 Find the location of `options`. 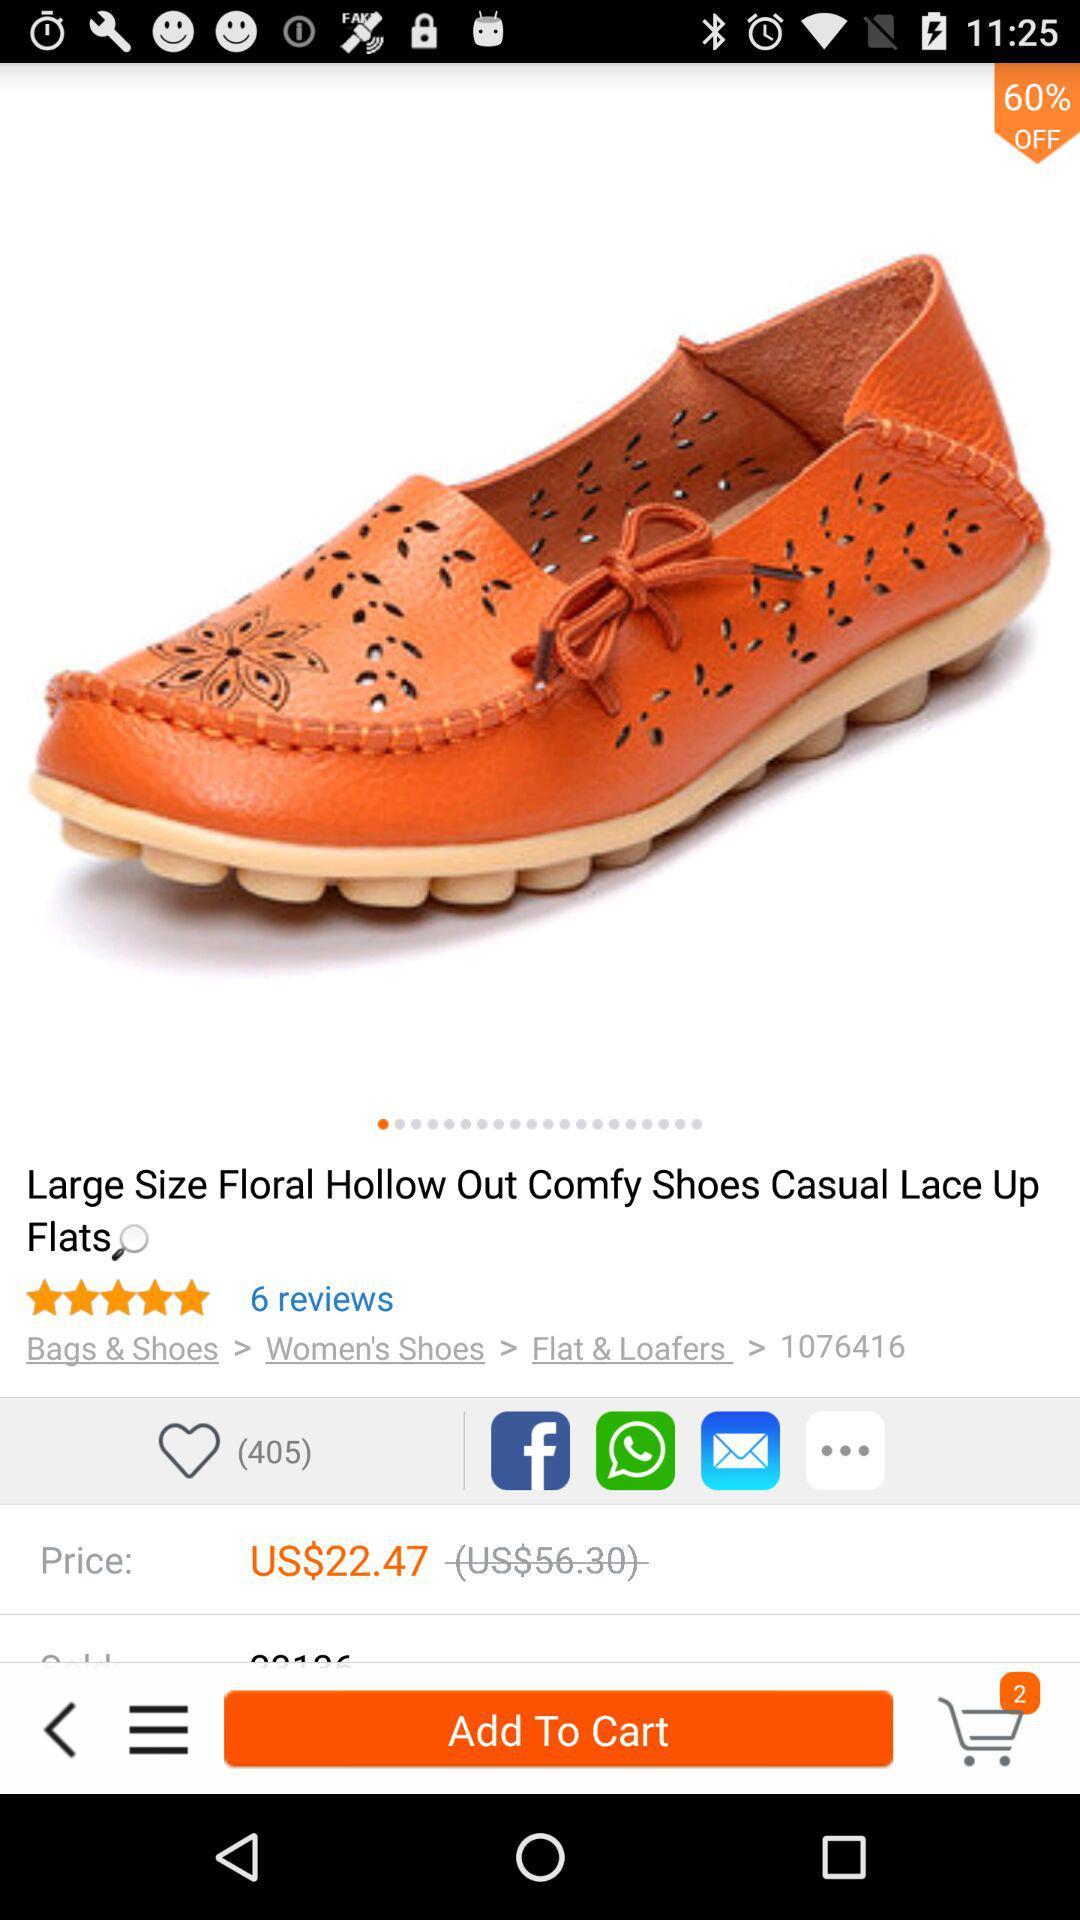

options is located at coordinates (157, 1728).